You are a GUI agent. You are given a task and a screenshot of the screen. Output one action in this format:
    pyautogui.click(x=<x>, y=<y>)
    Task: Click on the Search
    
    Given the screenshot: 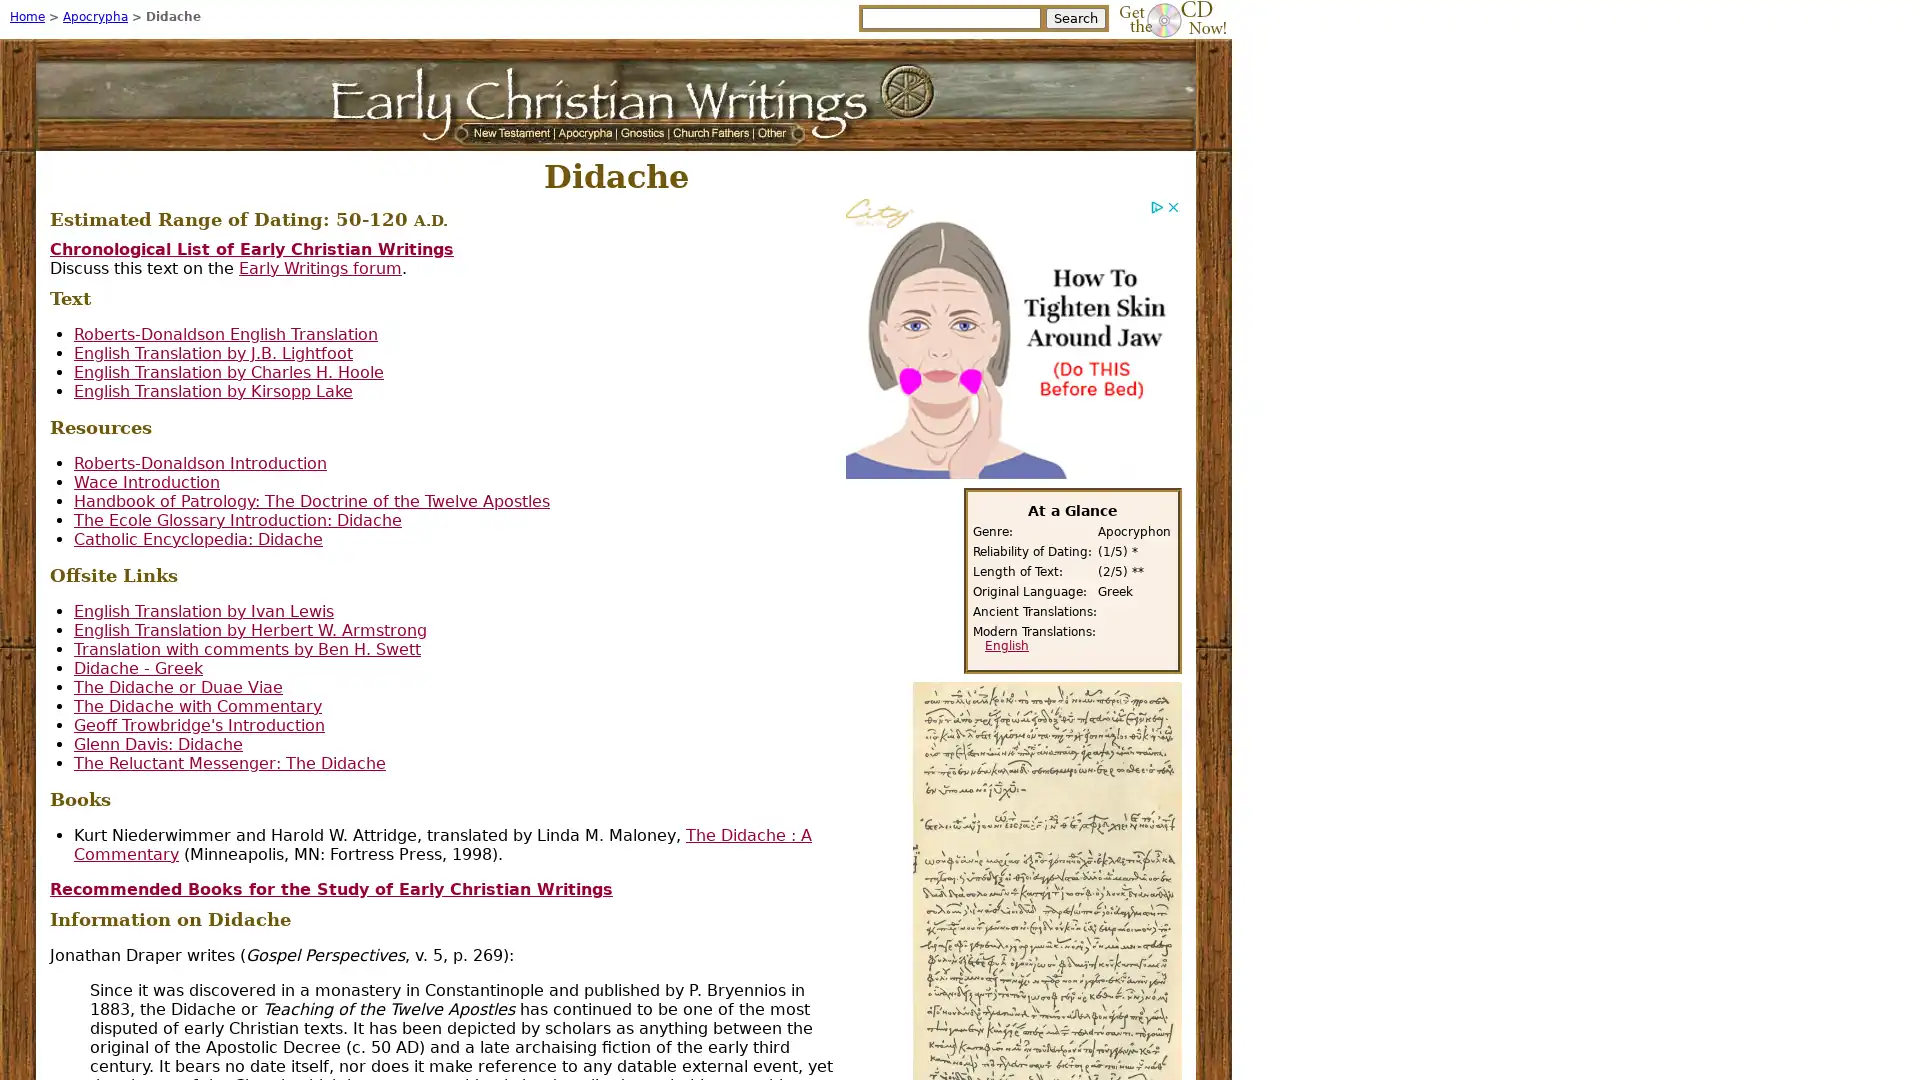 What is the action you would take?
    pyautogui.click(x=1074, y=18)
    